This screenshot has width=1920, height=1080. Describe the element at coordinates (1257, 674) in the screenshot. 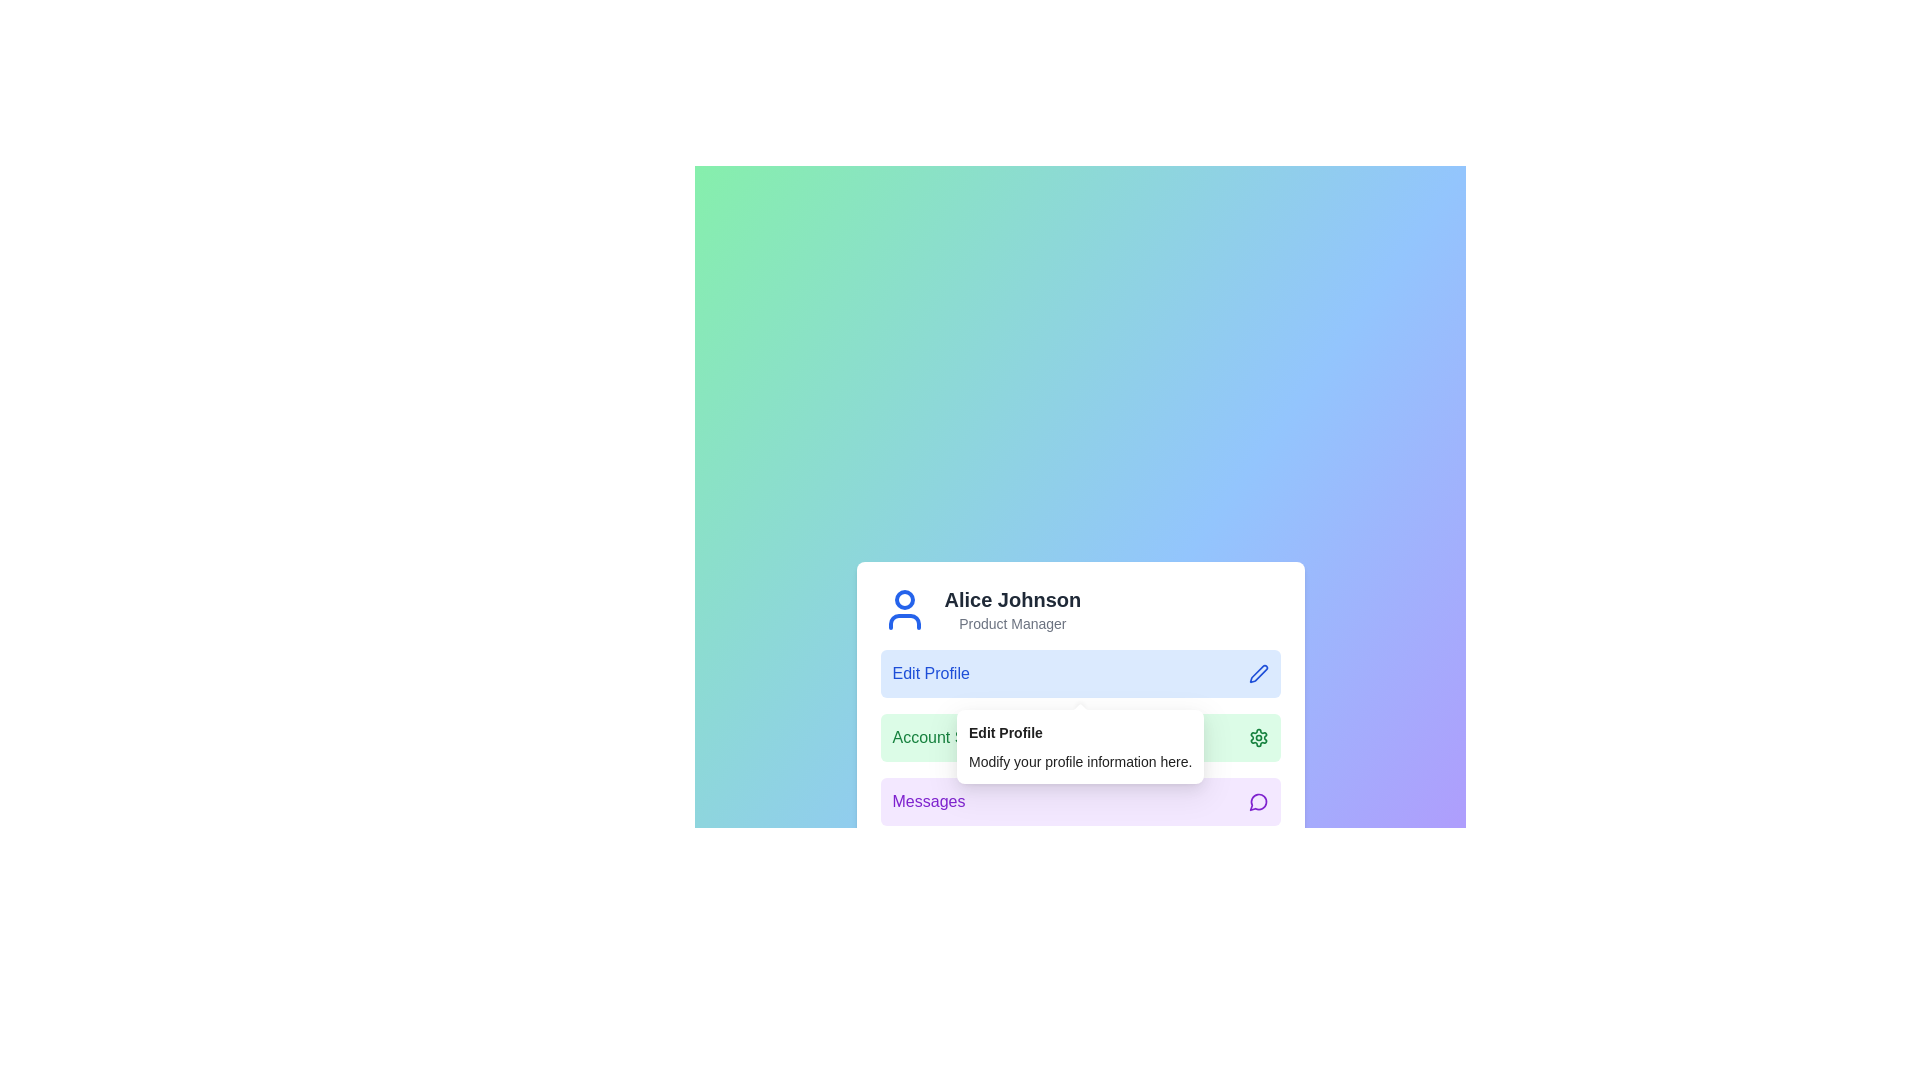

I see `the pen-like icon with a thin blue outline next to the 'Edit Profile' text to initiate detailed editing` at that location.